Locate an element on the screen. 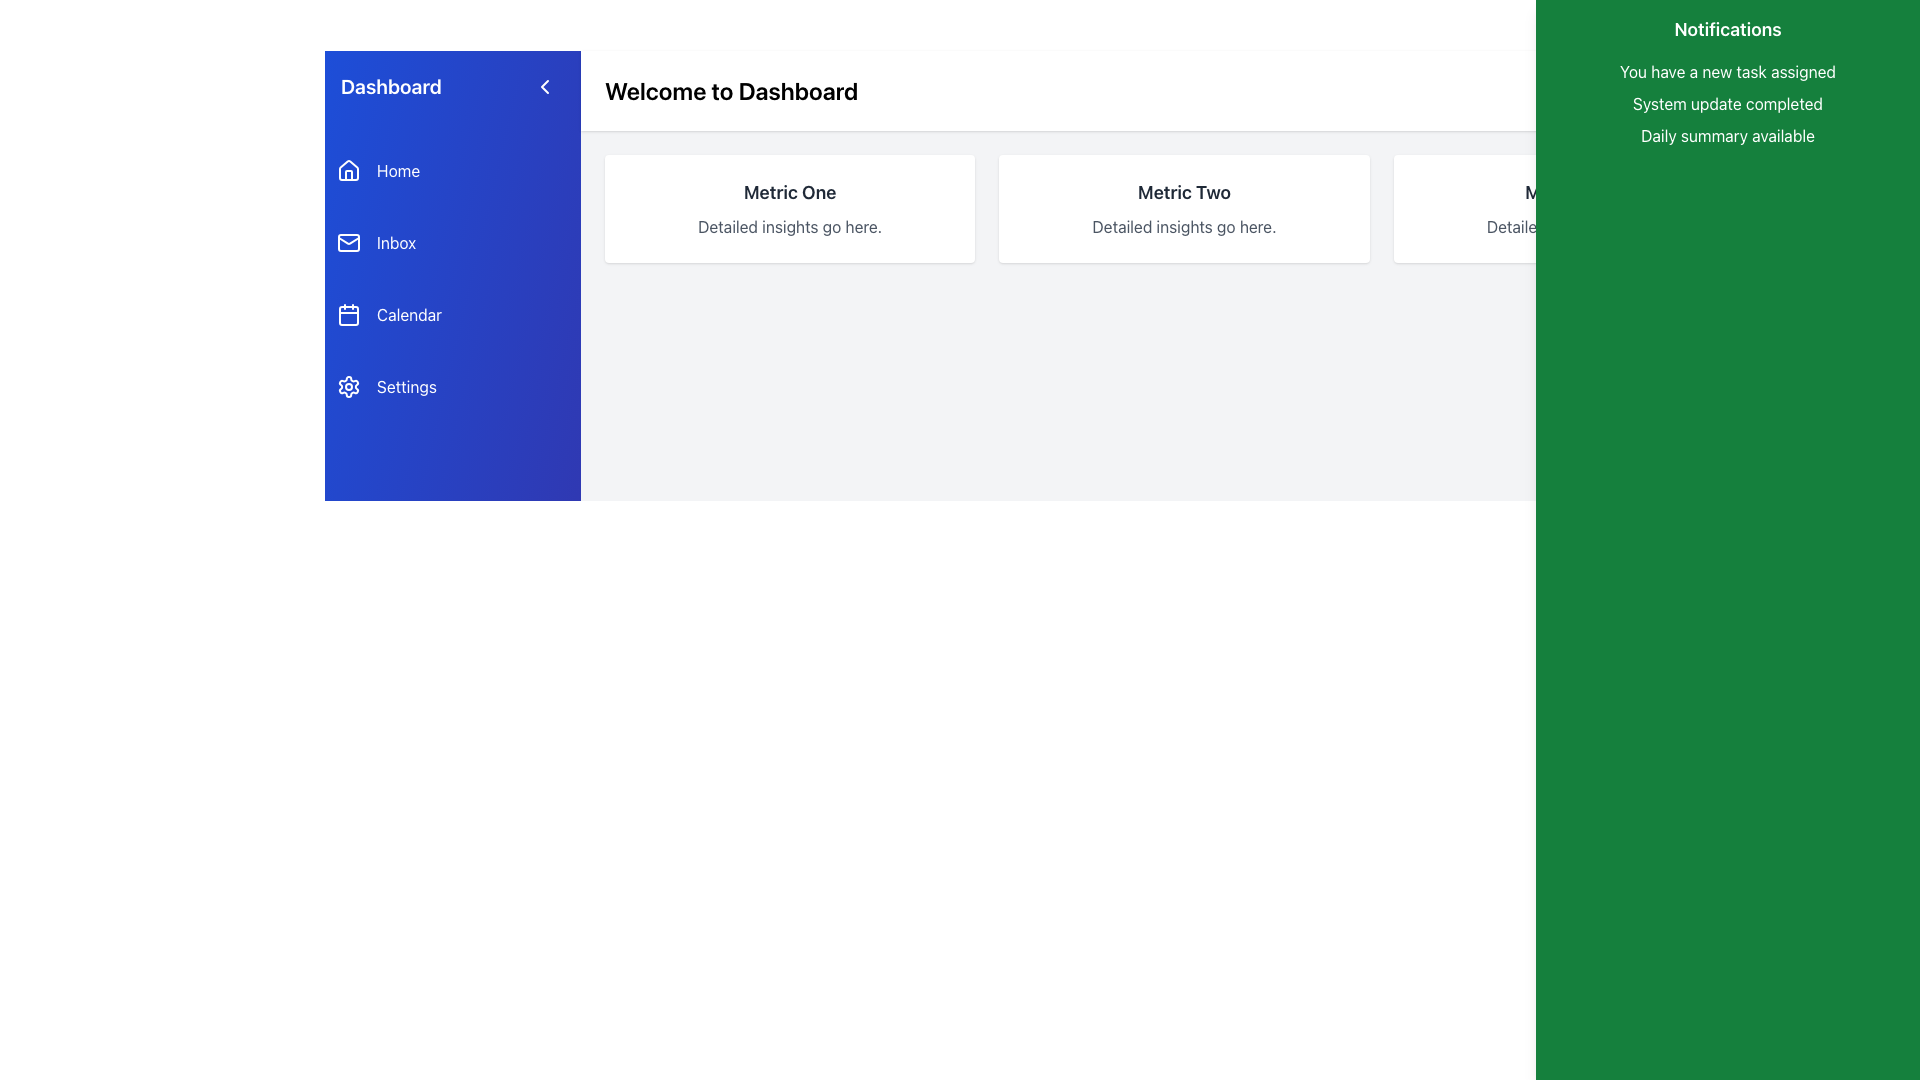 This screenshot has width=1920, height=1080. the 'Calendar' icon in the vertical navigation menu, which is the second item inside the 'Calendar' button is located at coordinates (349, 315).